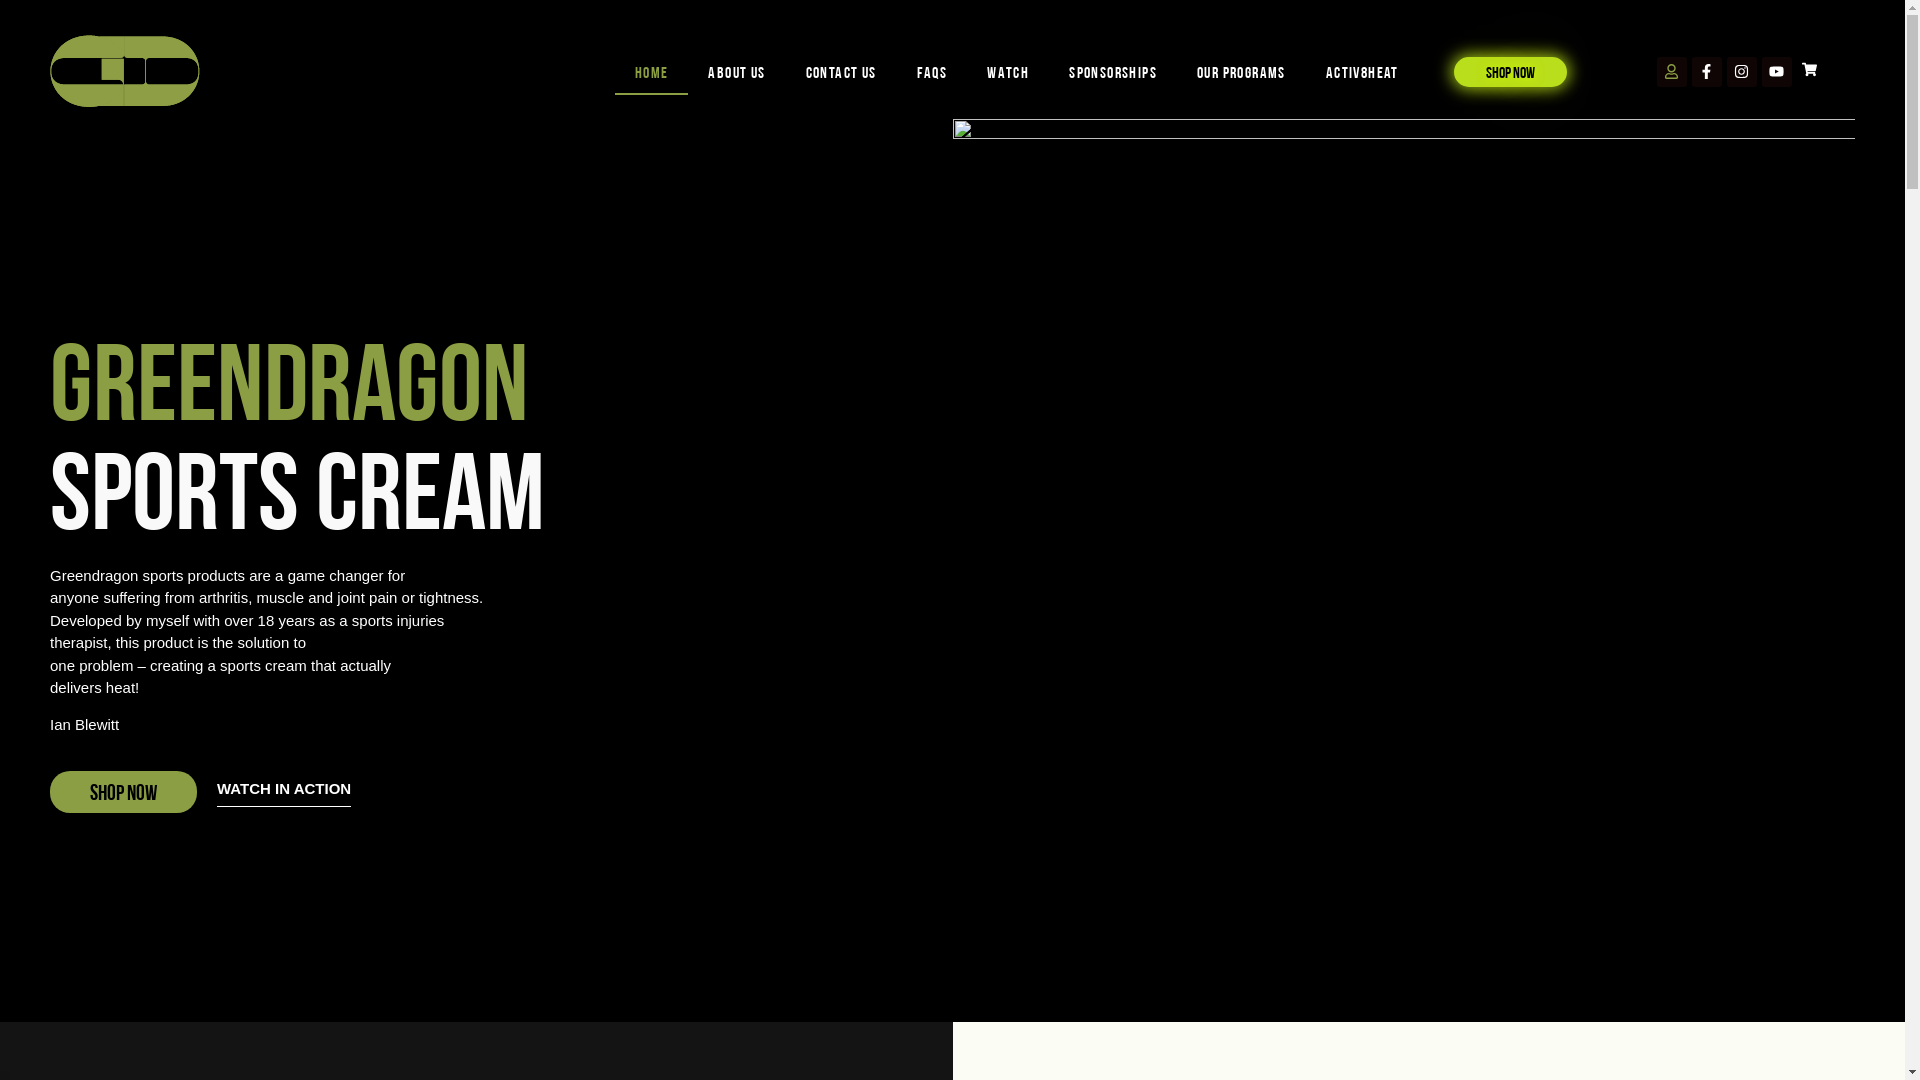  Describe the element at coordinates (735, 69) in the screenshot. I see `'About us'` at that location.